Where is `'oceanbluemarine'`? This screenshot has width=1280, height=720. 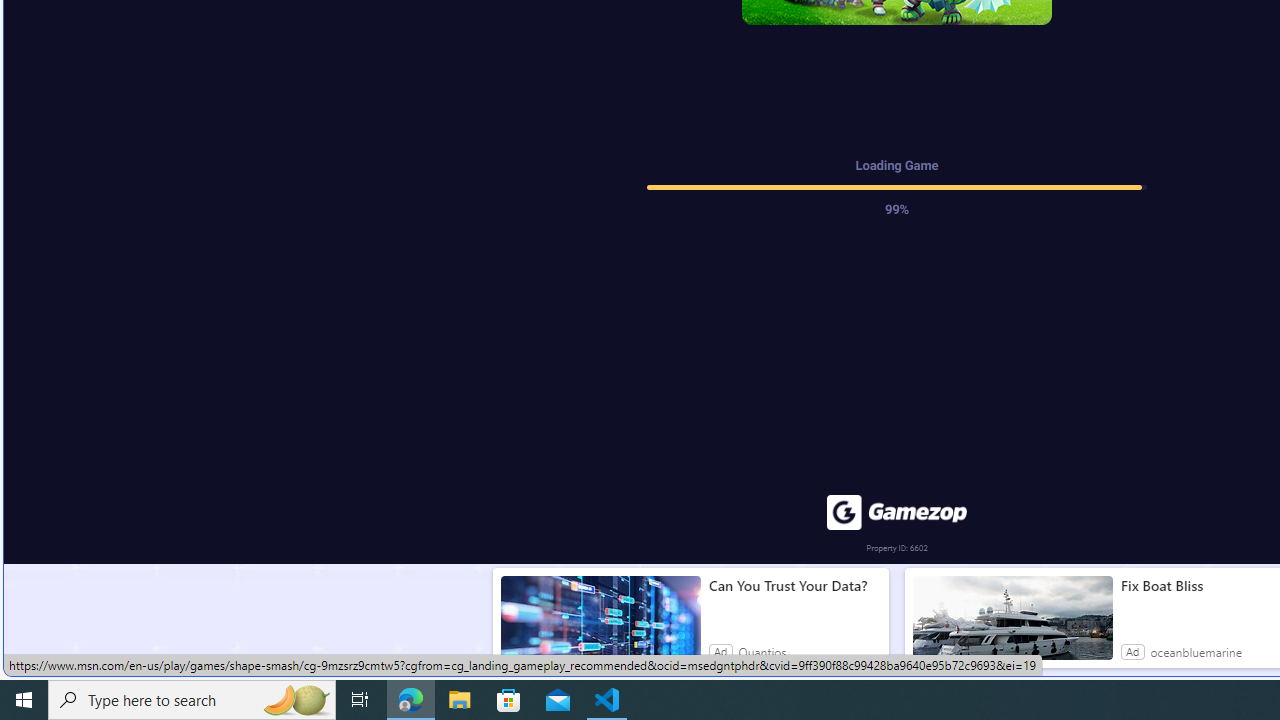
'oceanbluemarine' is located at coordinates (1195, 651).